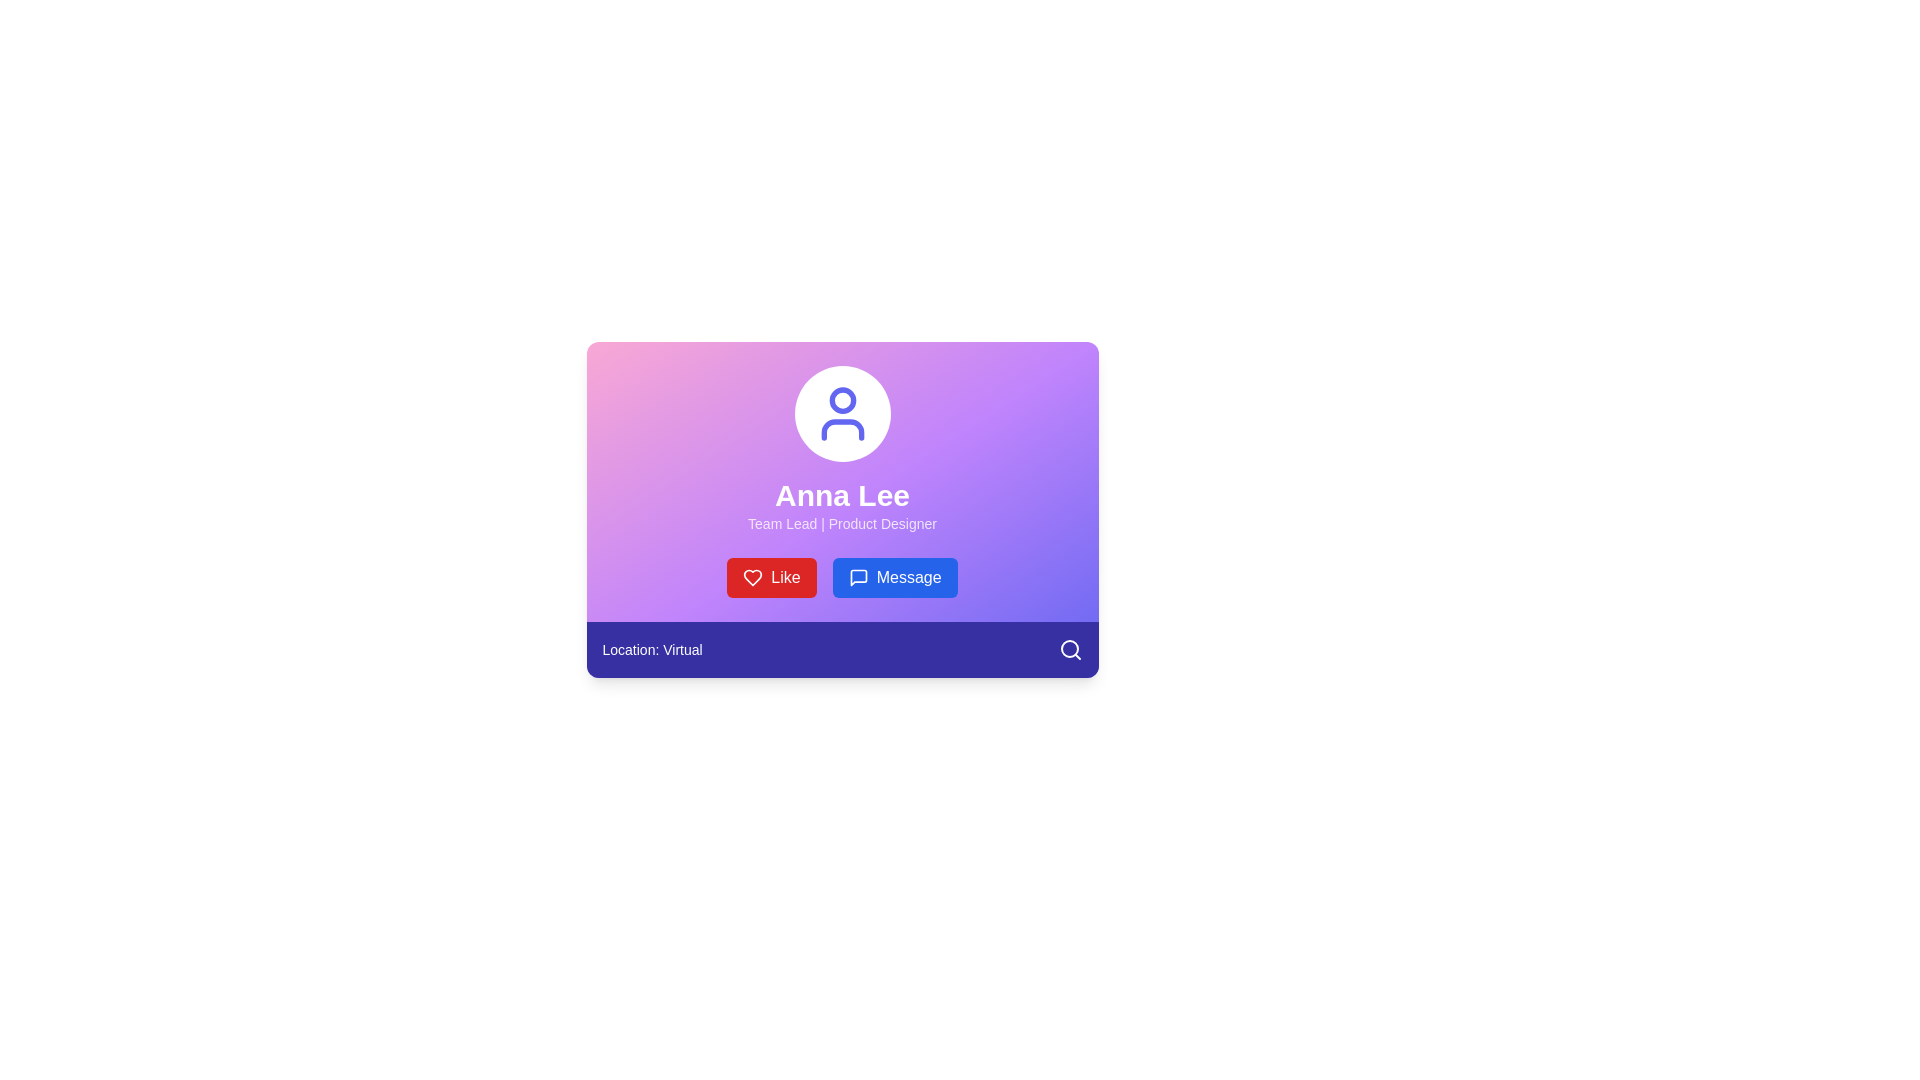  Describe the element at coordinates (894, 578) in the screenshot. I see `the blue 'Message' button with white text and a chat bubble icon, located to the right of the 'Like' button in the user profile card, to initiate a messaging action` at that location.